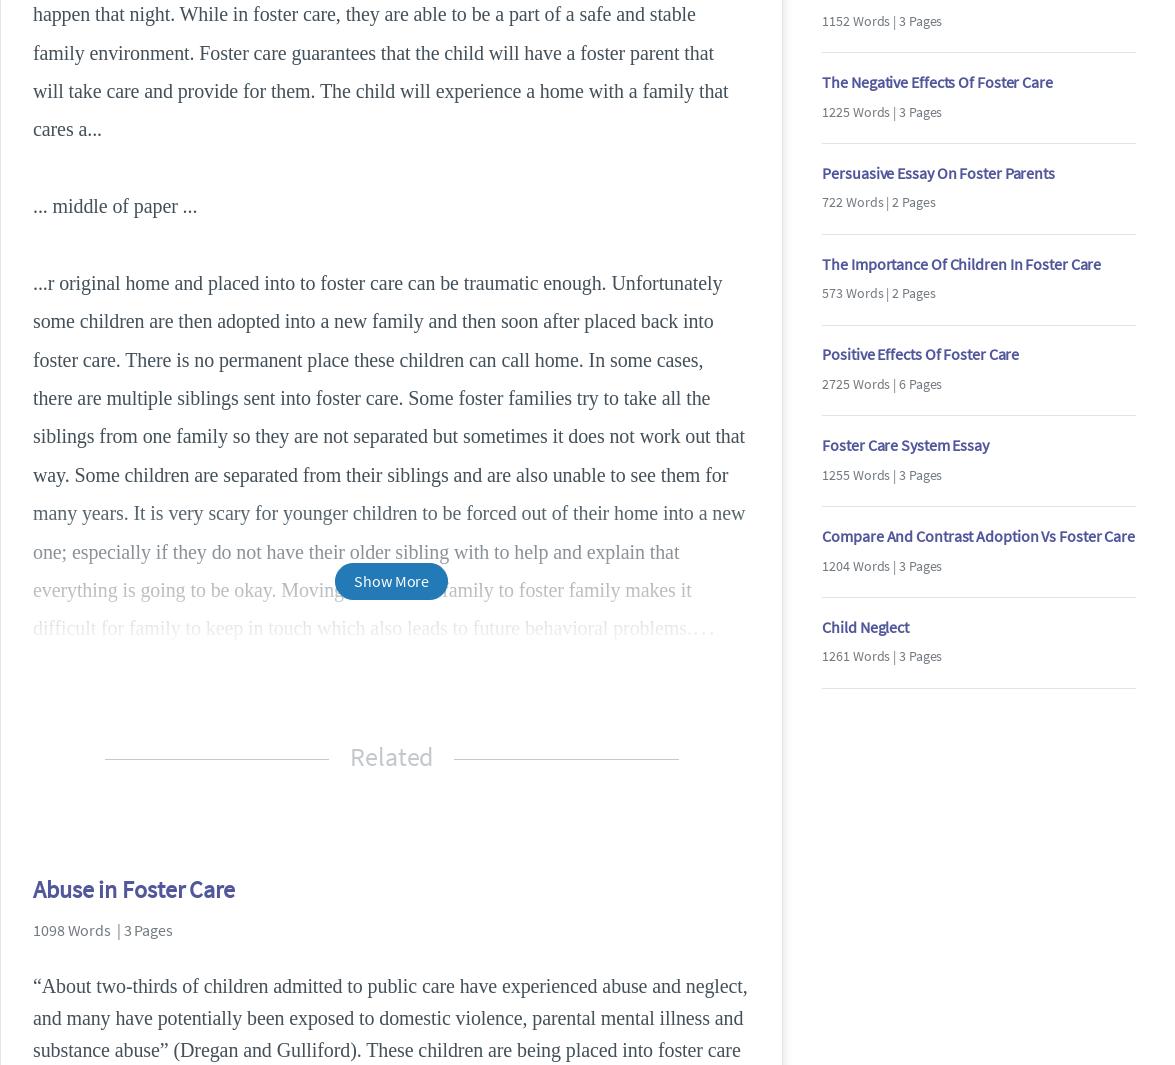  Describe the element at coordinates (133, 888) in the screenshot. I see `'Abuse in Foster Care'` at that location.